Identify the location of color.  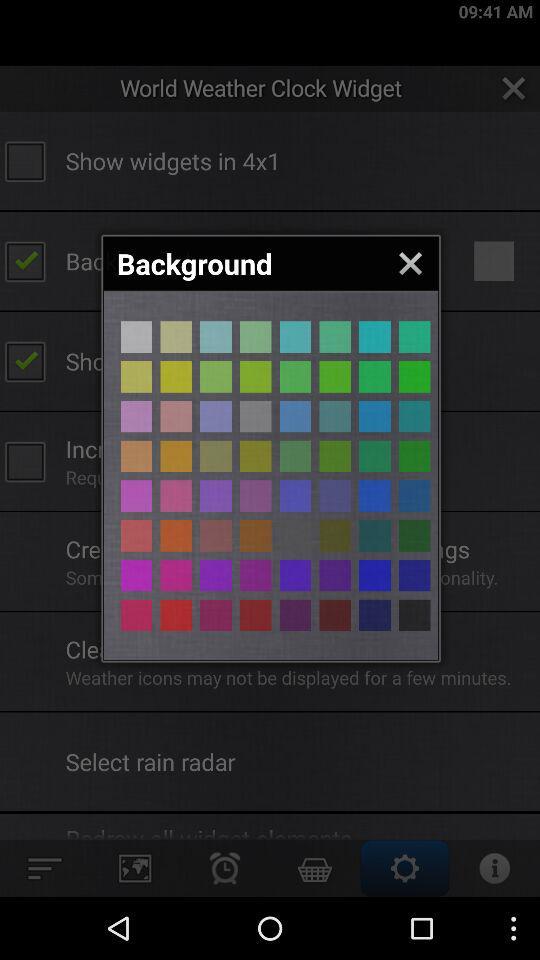
(374, 534).